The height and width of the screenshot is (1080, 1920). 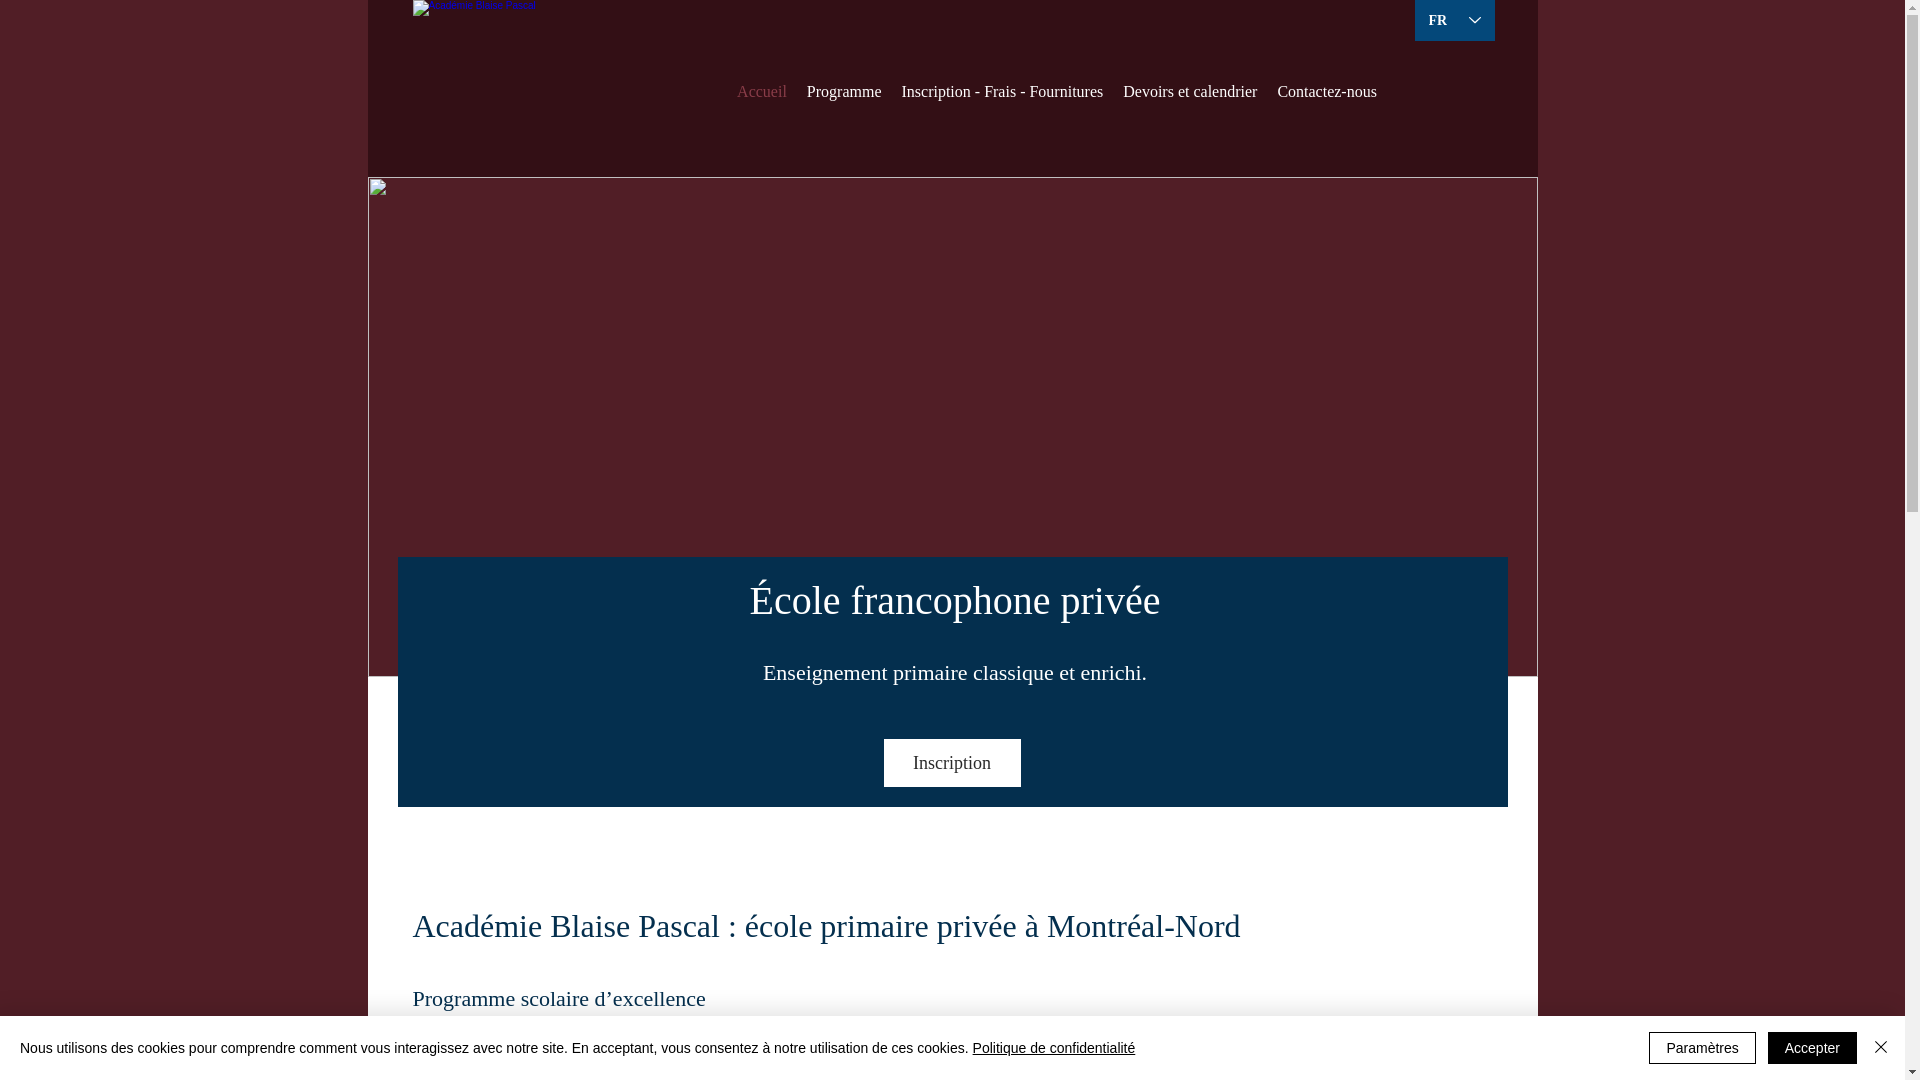 What do you see at coordinates (1812, 1047) in the screenshot?
I see `'Accepter'` at bounding box center [1812, 1047].